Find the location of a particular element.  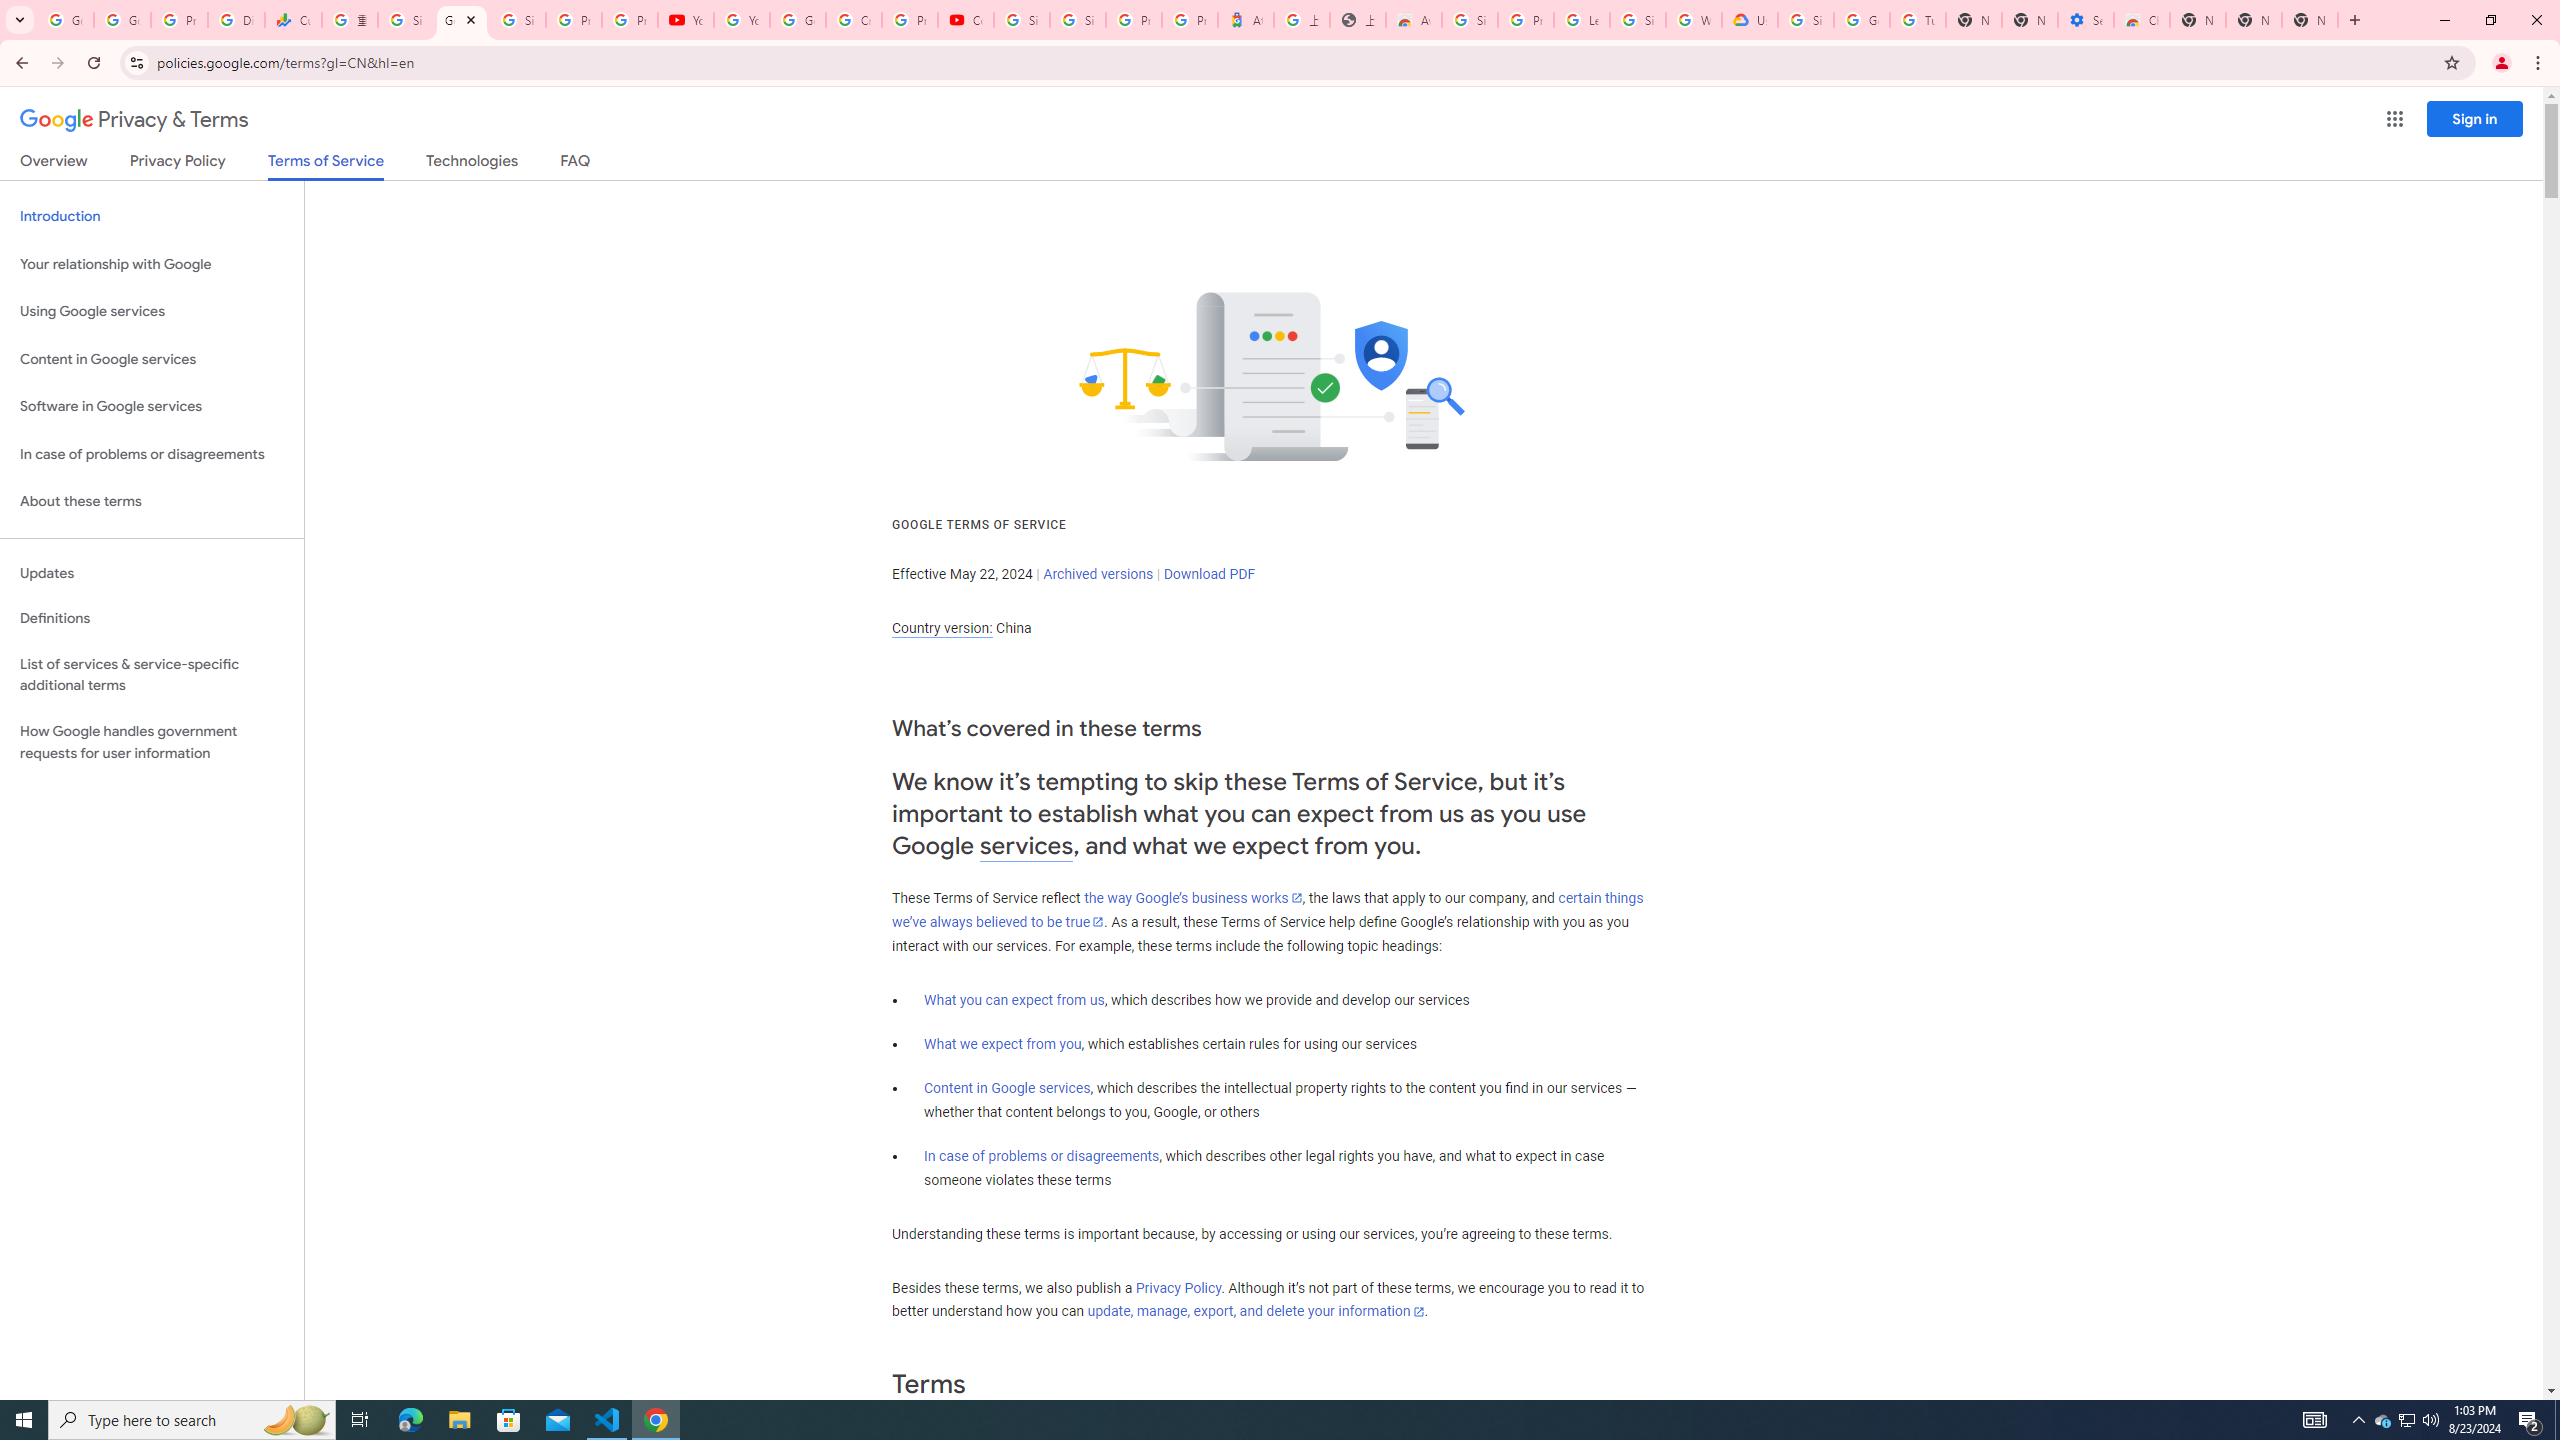

'Archived versions' is located at coordinates (1097, 572).